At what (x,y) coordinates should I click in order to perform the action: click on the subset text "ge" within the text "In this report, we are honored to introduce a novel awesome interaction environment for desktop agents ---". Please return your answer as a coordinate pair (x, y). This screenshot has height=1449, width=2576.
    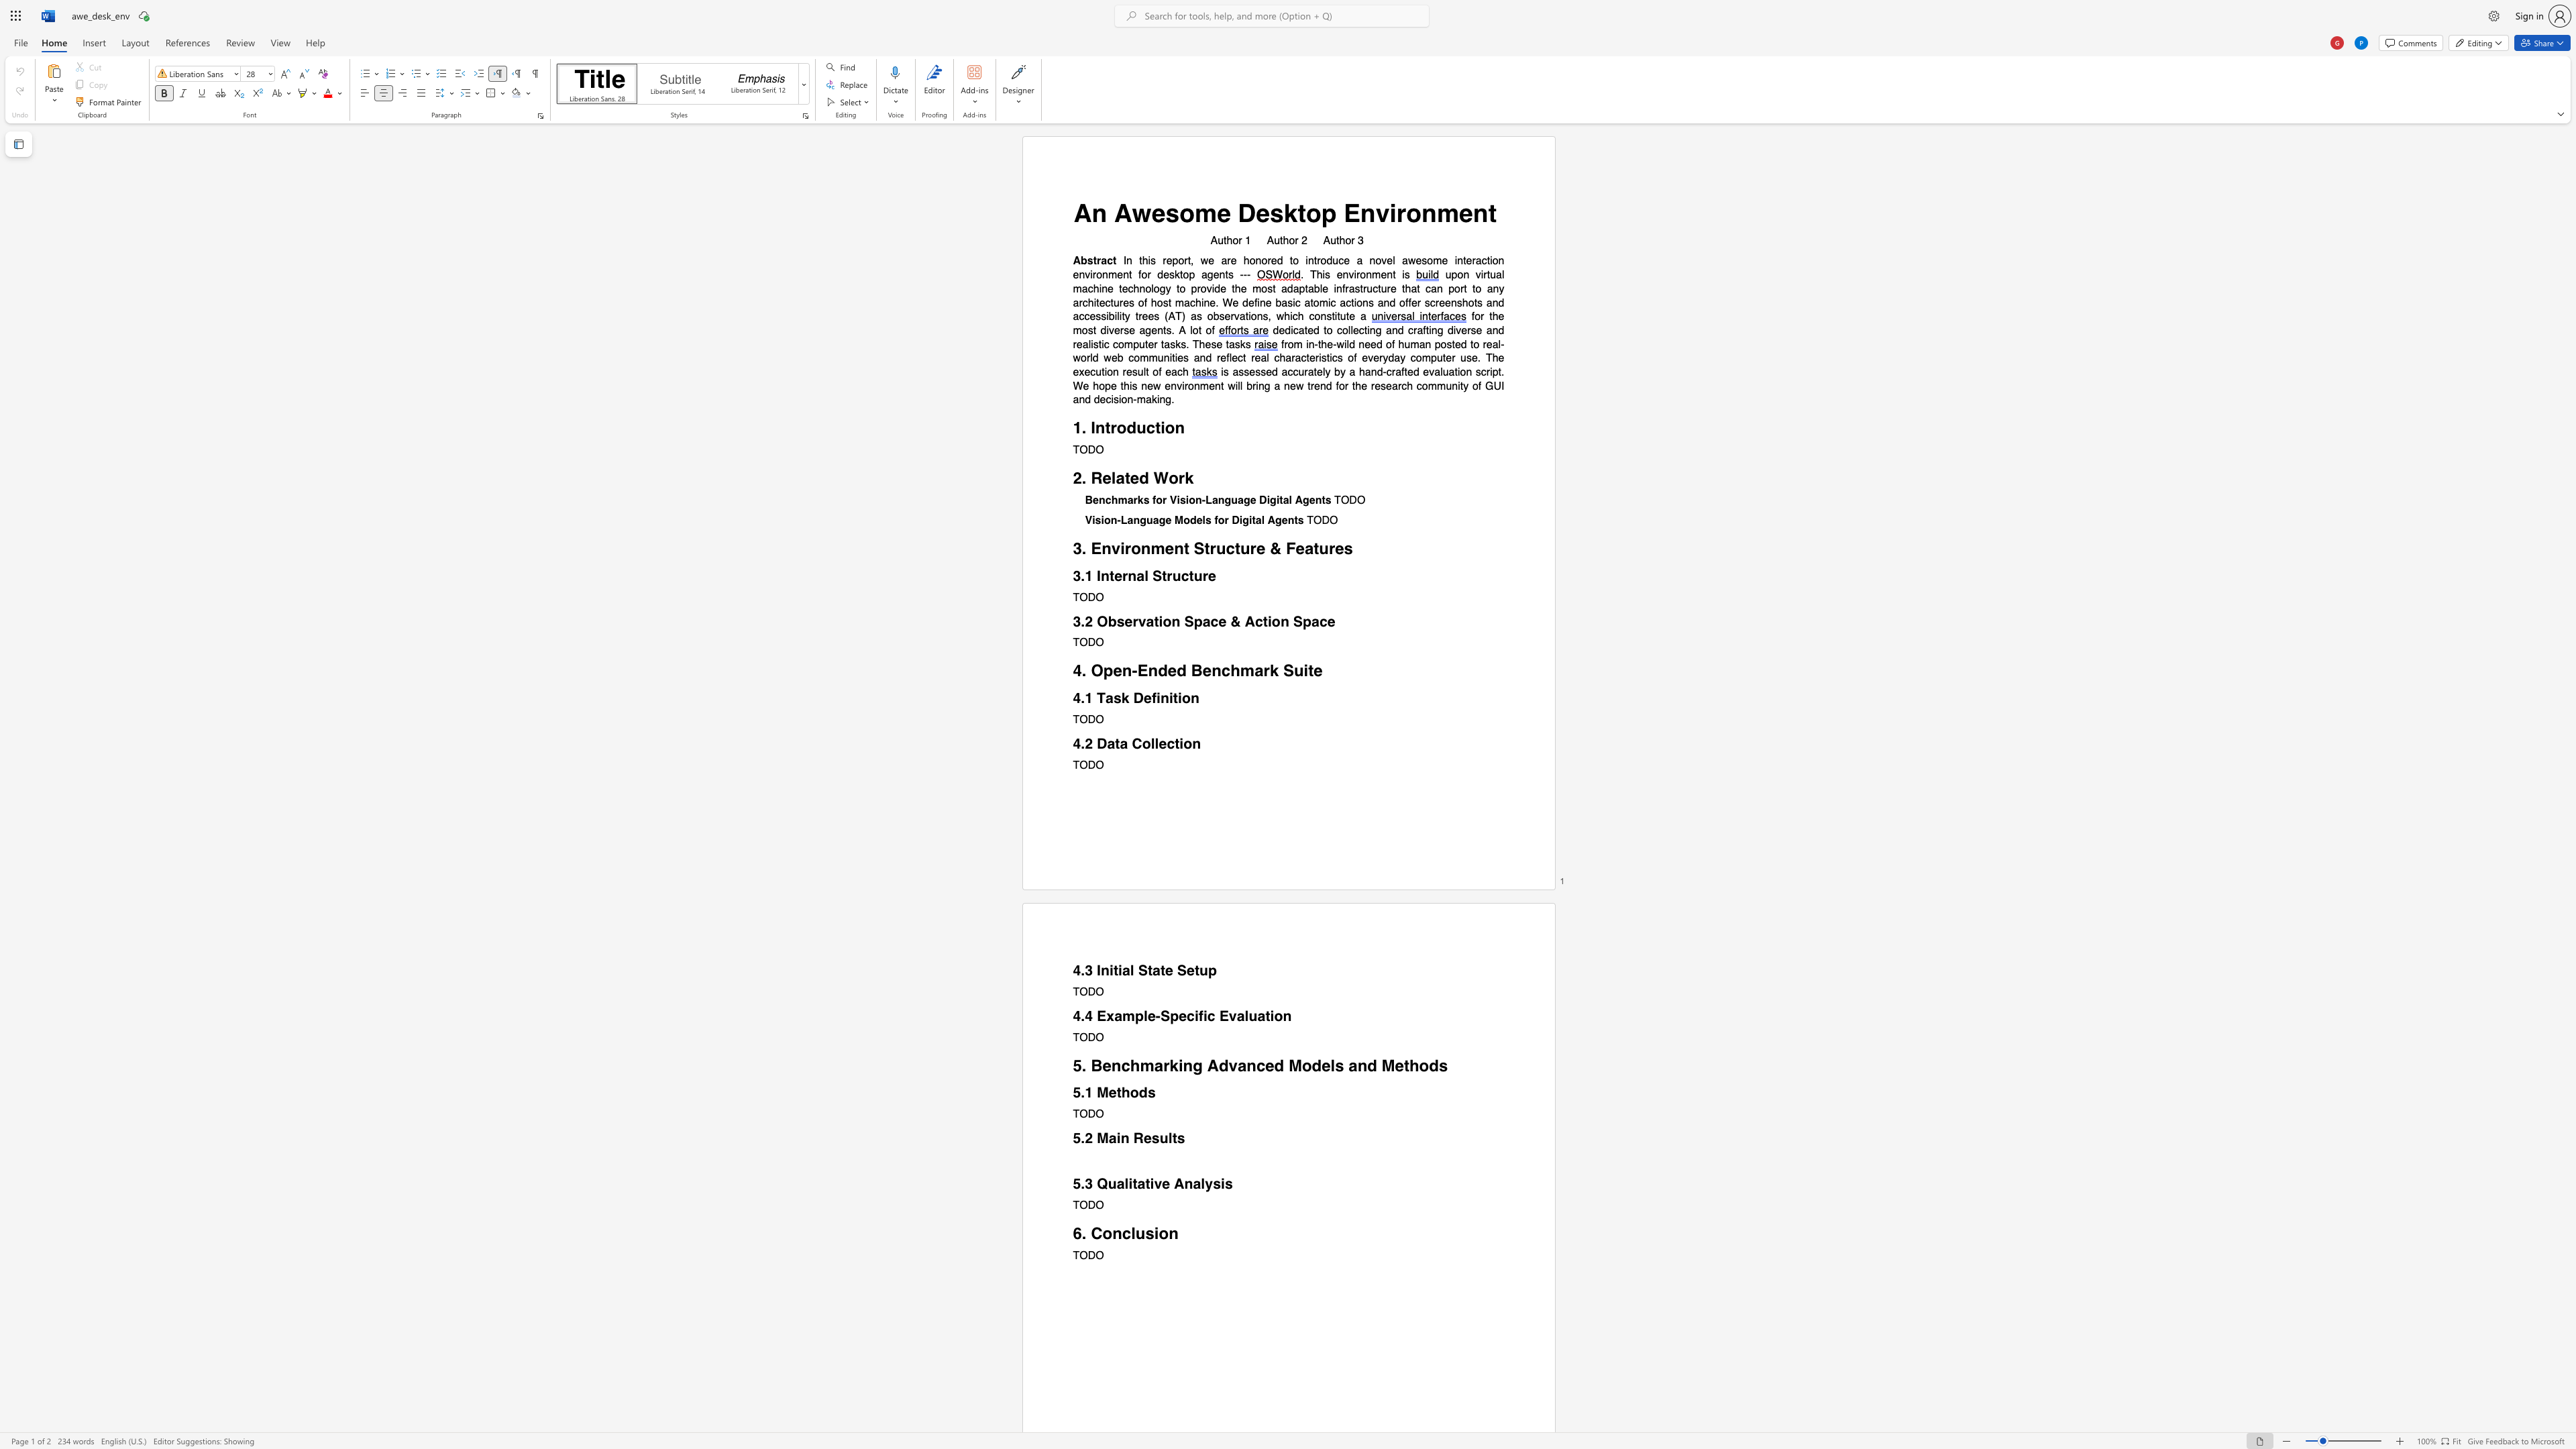
    Looking at the image, I should click on (1207, 274).